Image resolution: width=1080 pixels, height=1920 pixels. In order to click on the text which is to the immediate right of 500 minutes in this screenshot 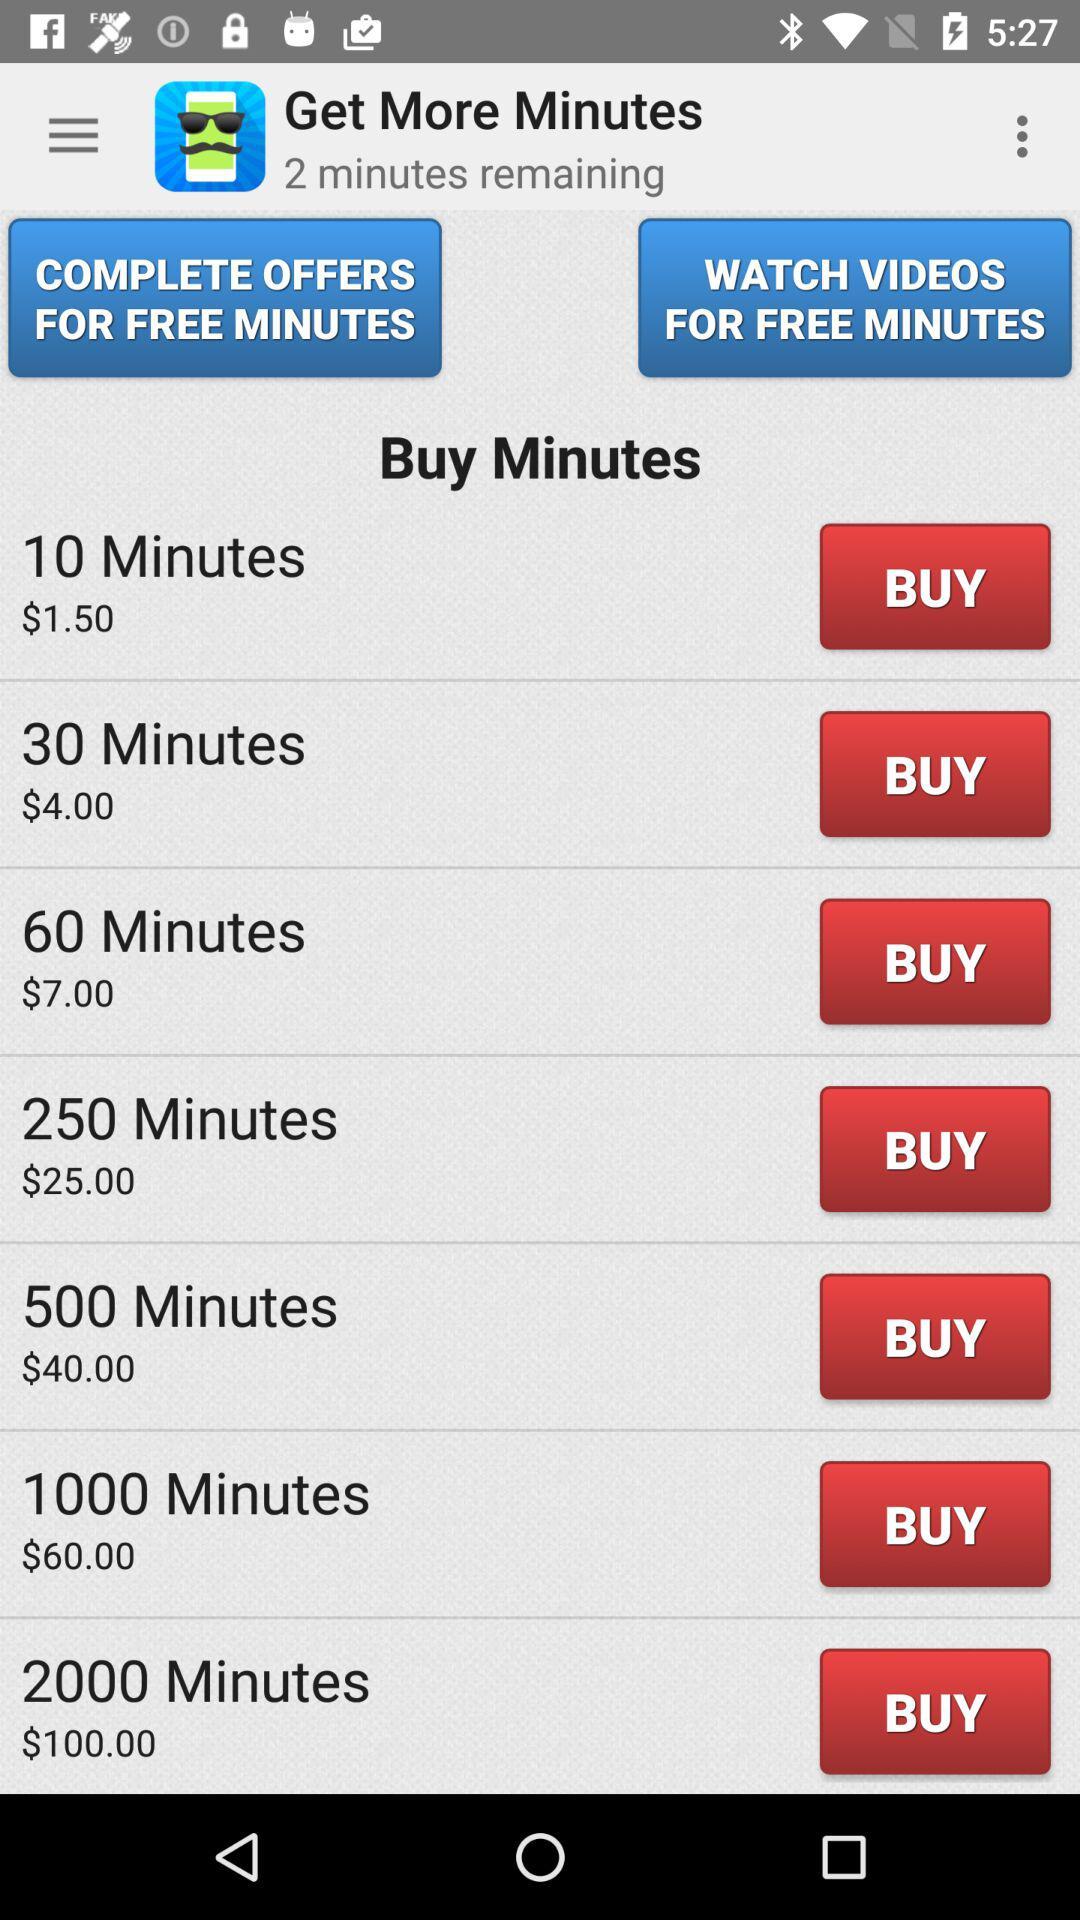, I will do `click(935, 1337)`.